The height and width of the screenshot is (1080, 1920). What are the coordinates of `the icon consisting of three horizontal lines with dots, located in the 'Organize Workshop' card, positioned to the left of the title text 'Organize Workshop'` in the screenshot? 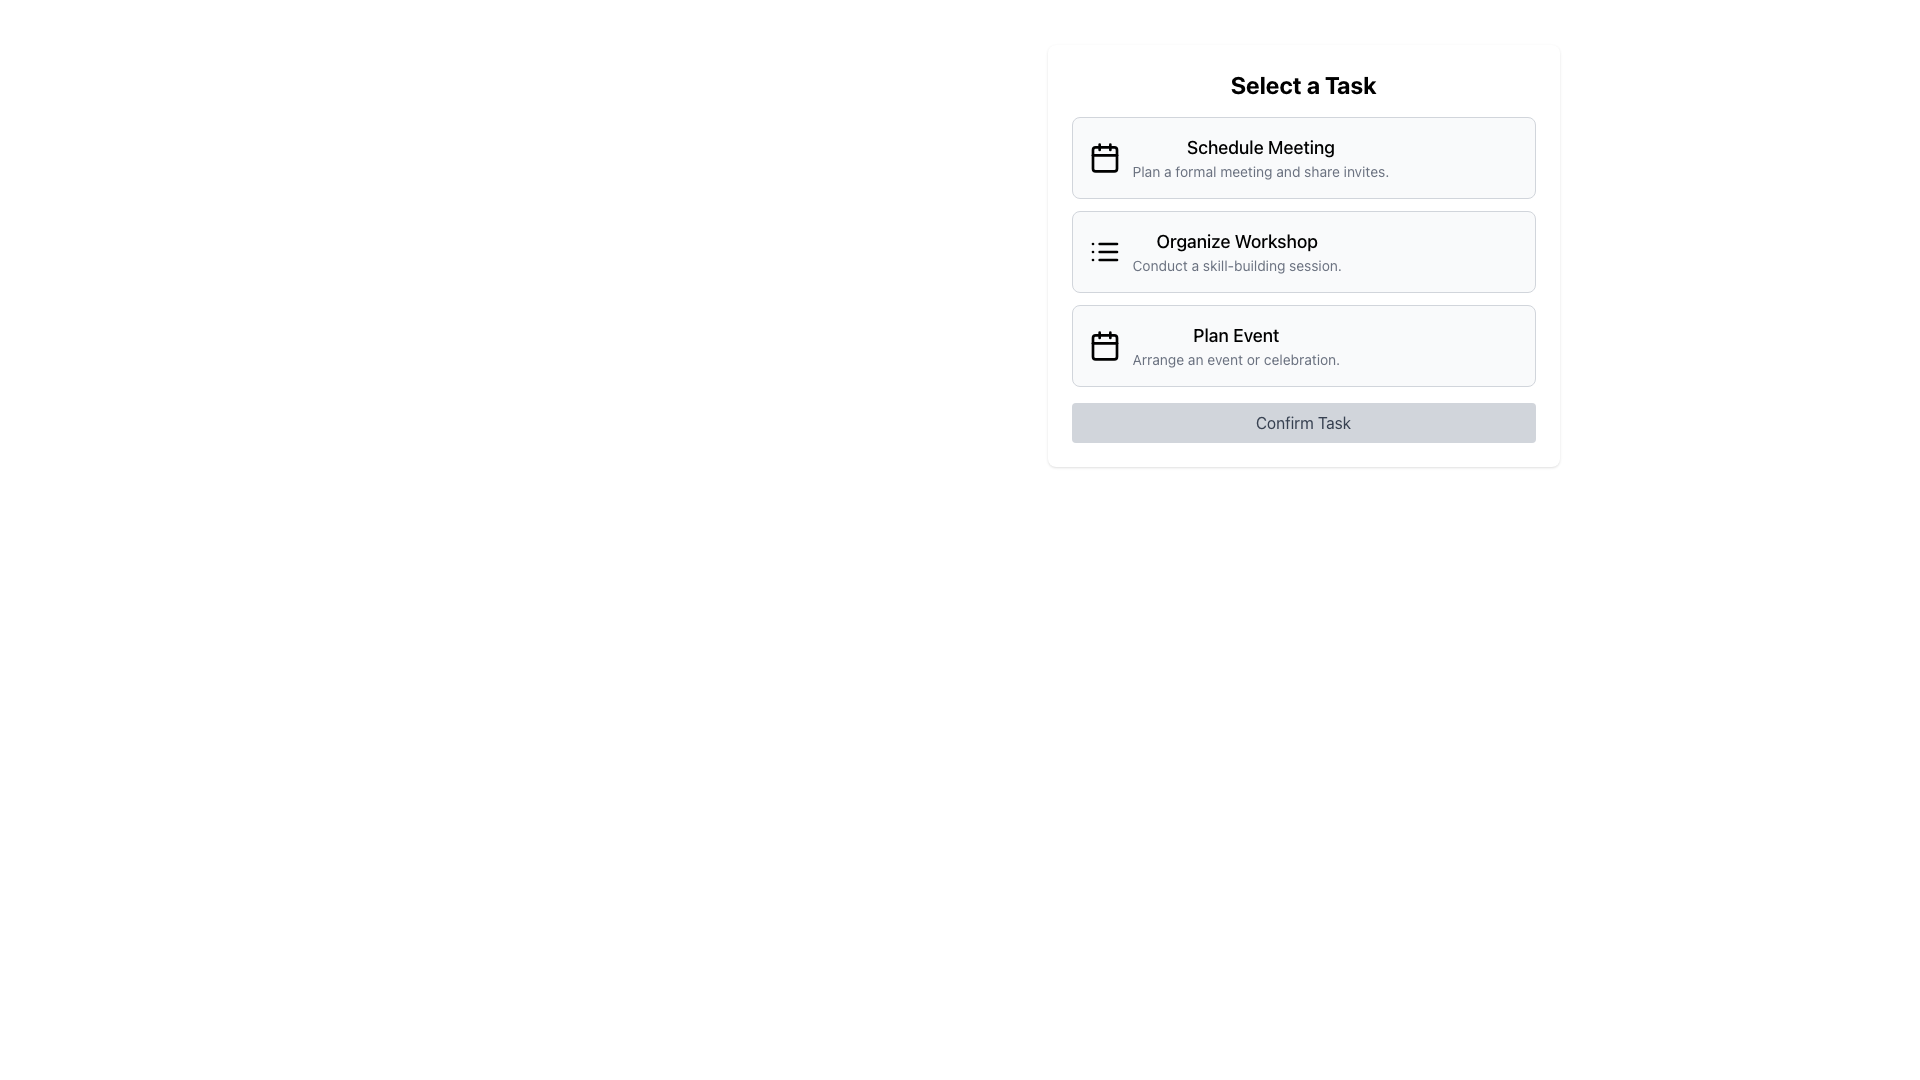 It's located at (1103, 250).